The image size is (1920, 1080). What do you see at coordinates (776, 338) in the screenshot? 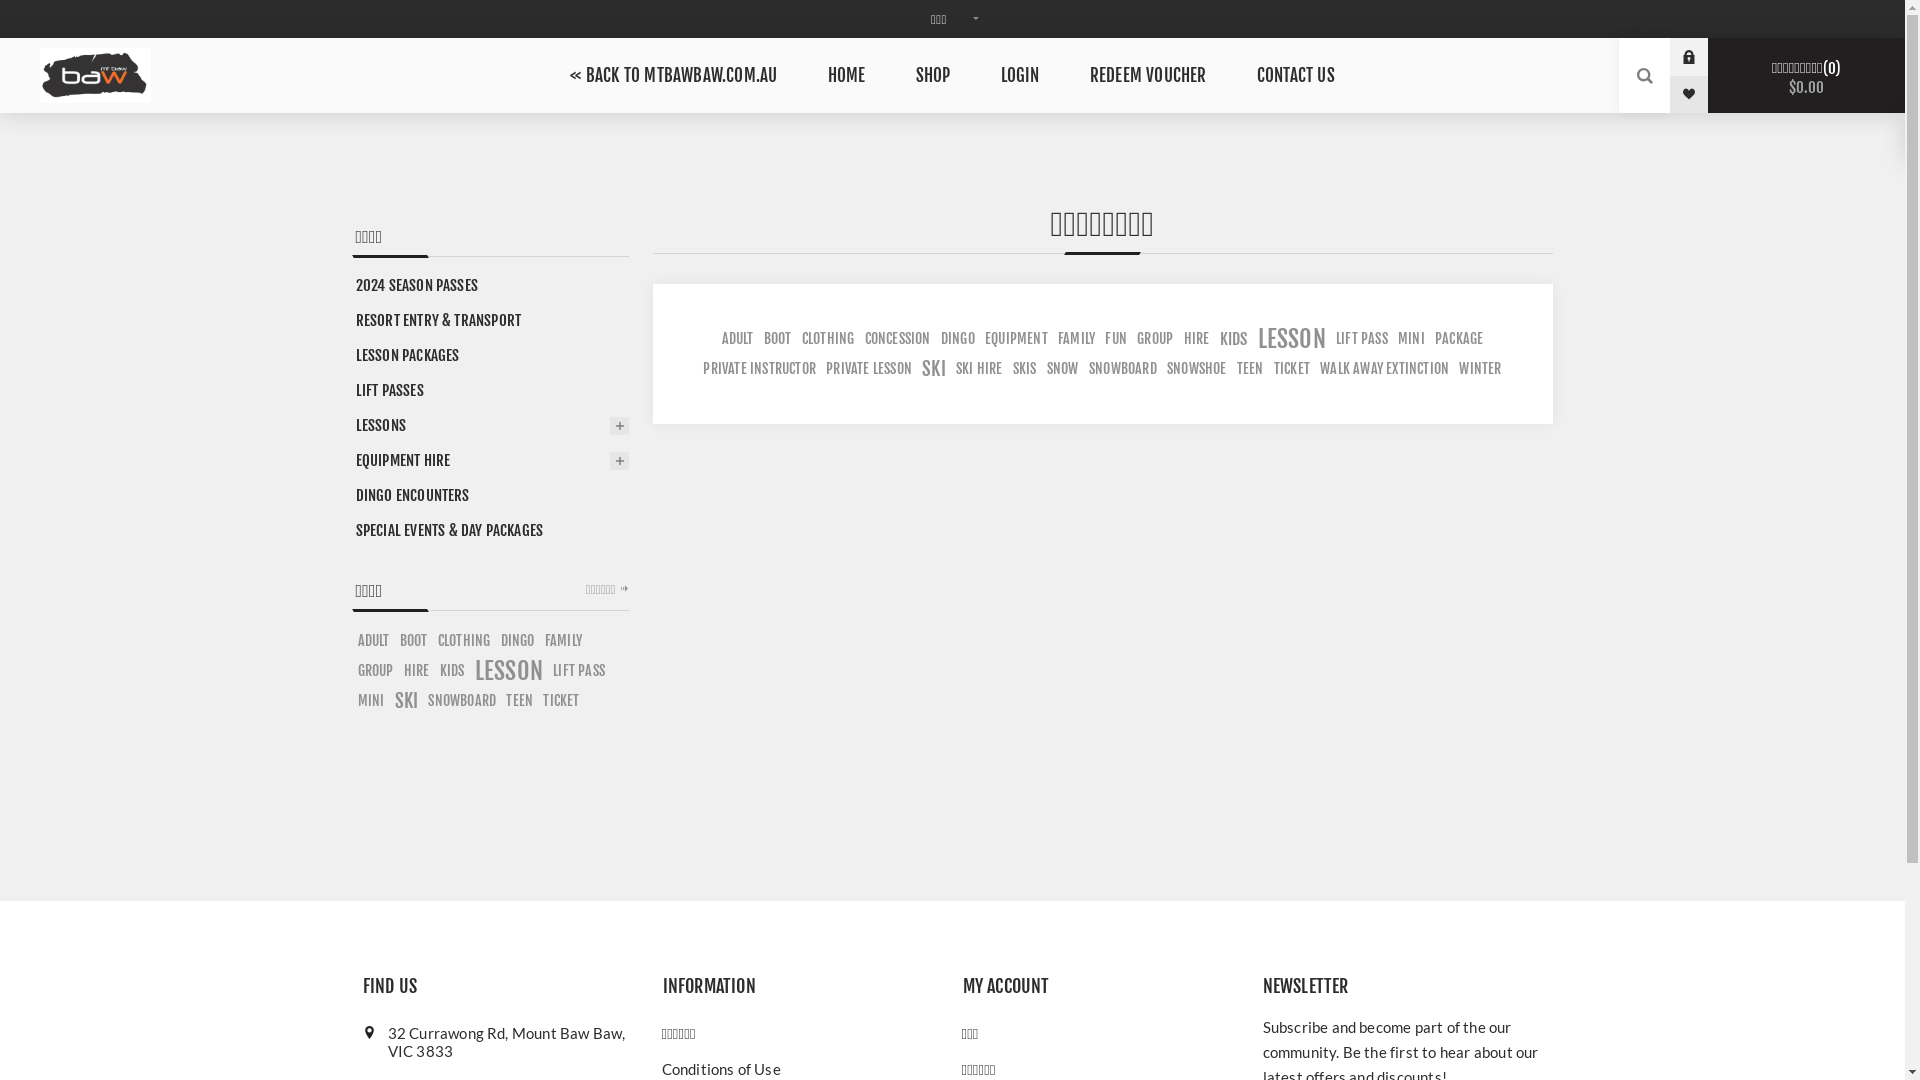
I see `'BOOT'` at bounding box center [776, 338].